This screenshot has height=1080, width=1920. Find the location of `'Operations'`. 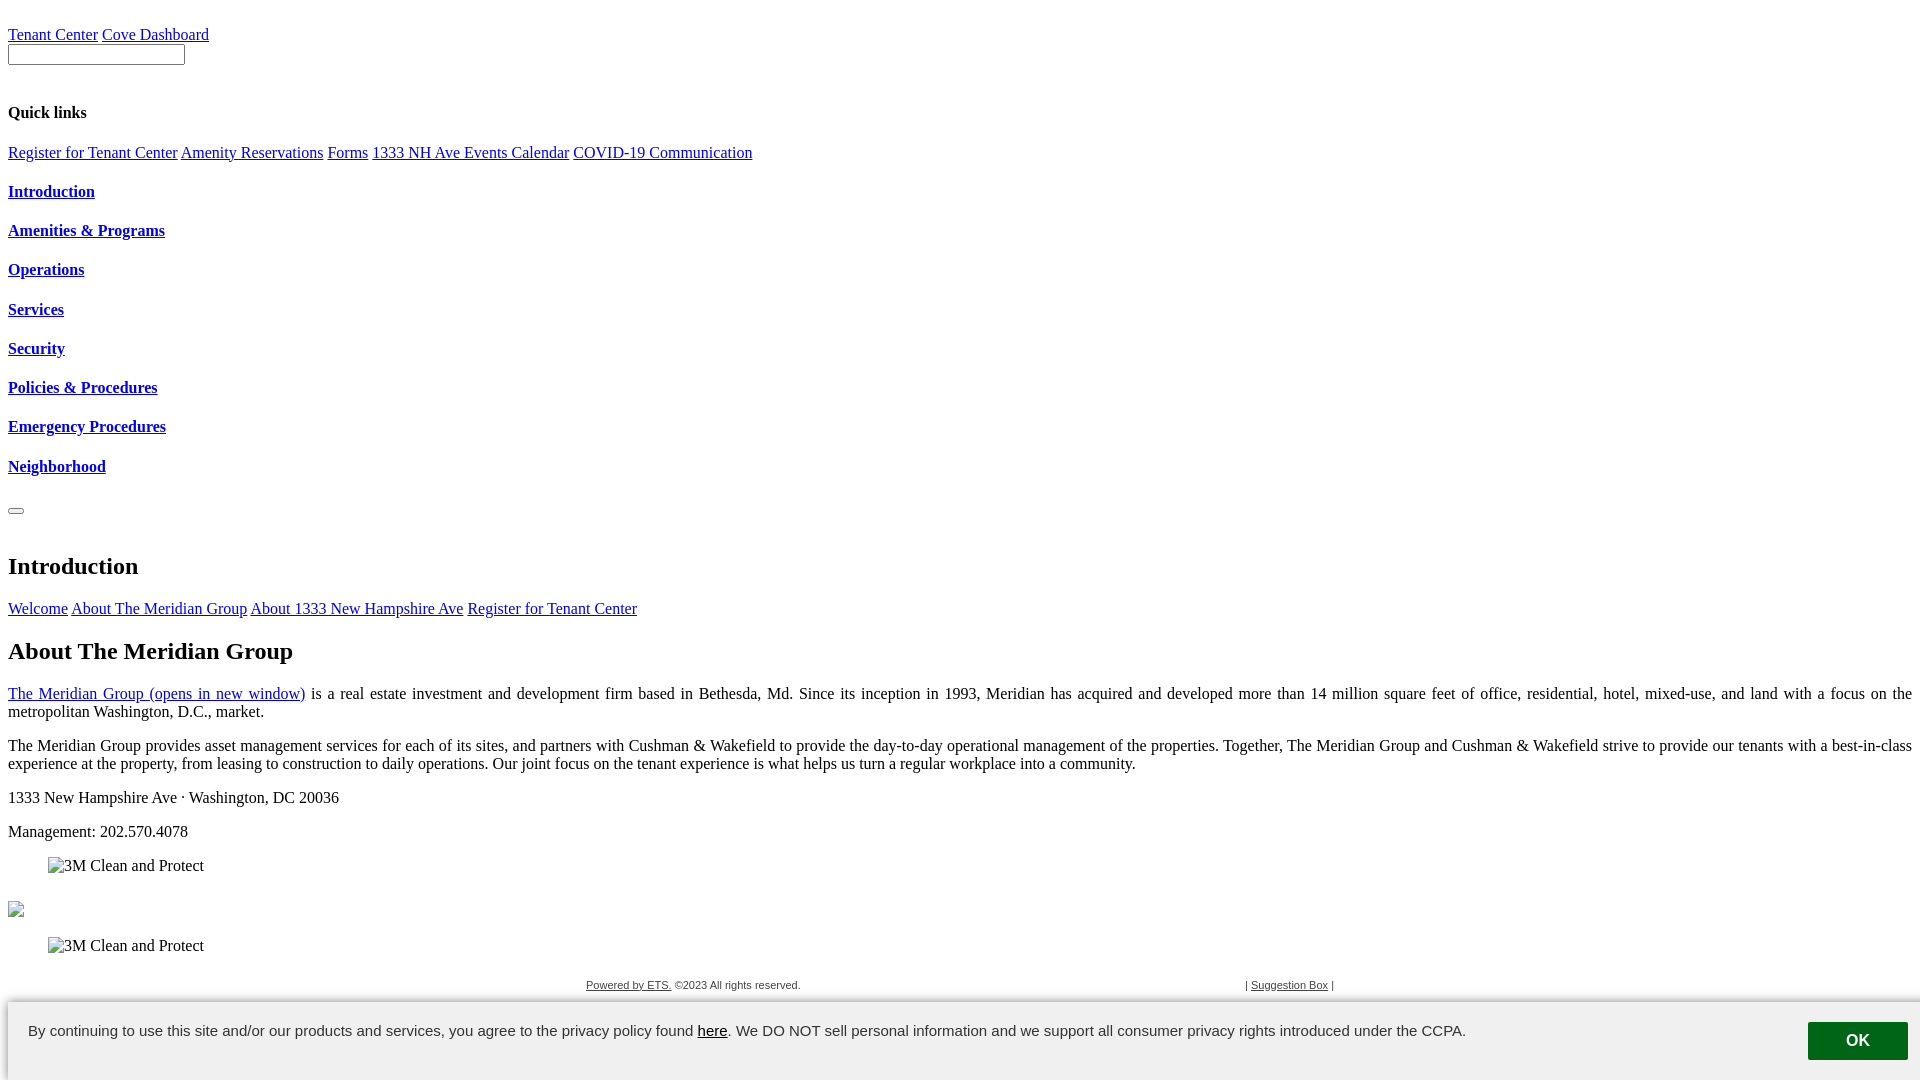

'Operations' is located at coordinates (960, 270).